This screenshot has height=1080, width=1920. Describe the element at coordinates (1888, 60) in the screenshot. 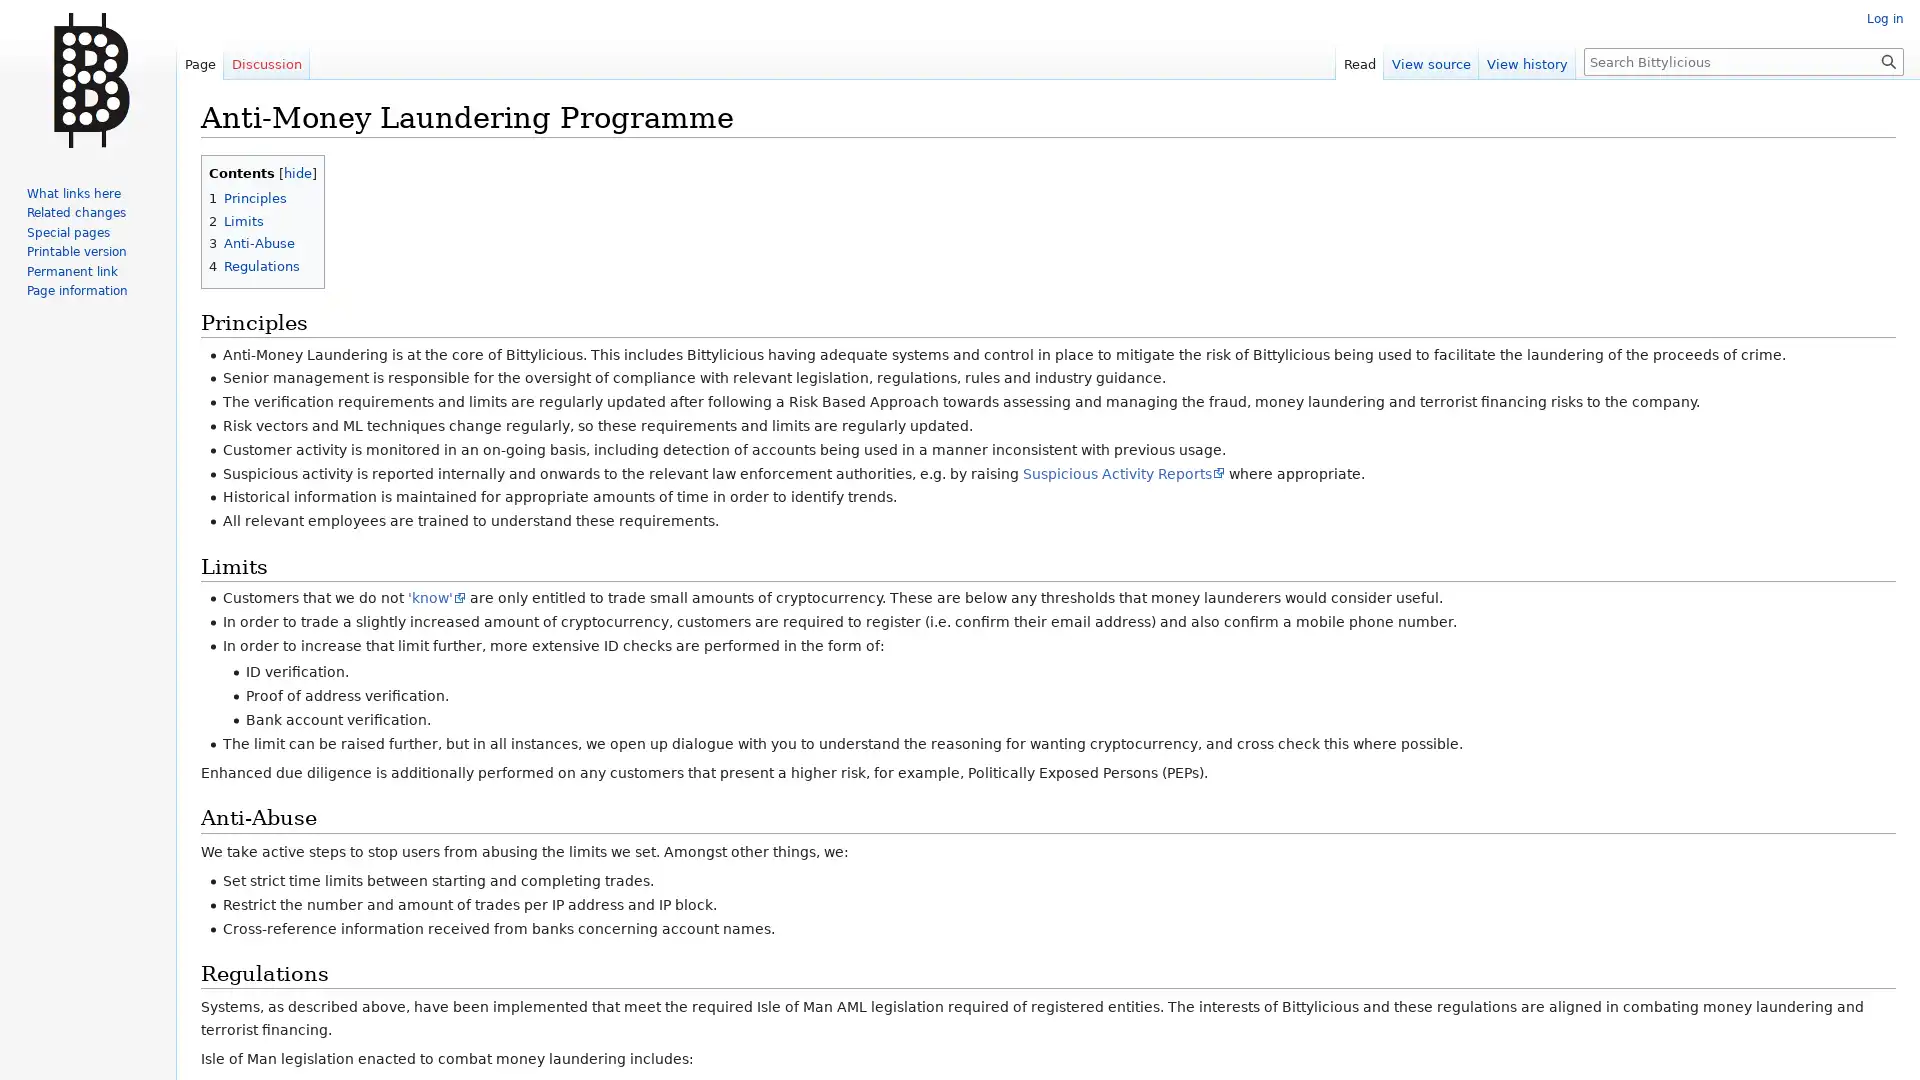

I see `Go` at that location.